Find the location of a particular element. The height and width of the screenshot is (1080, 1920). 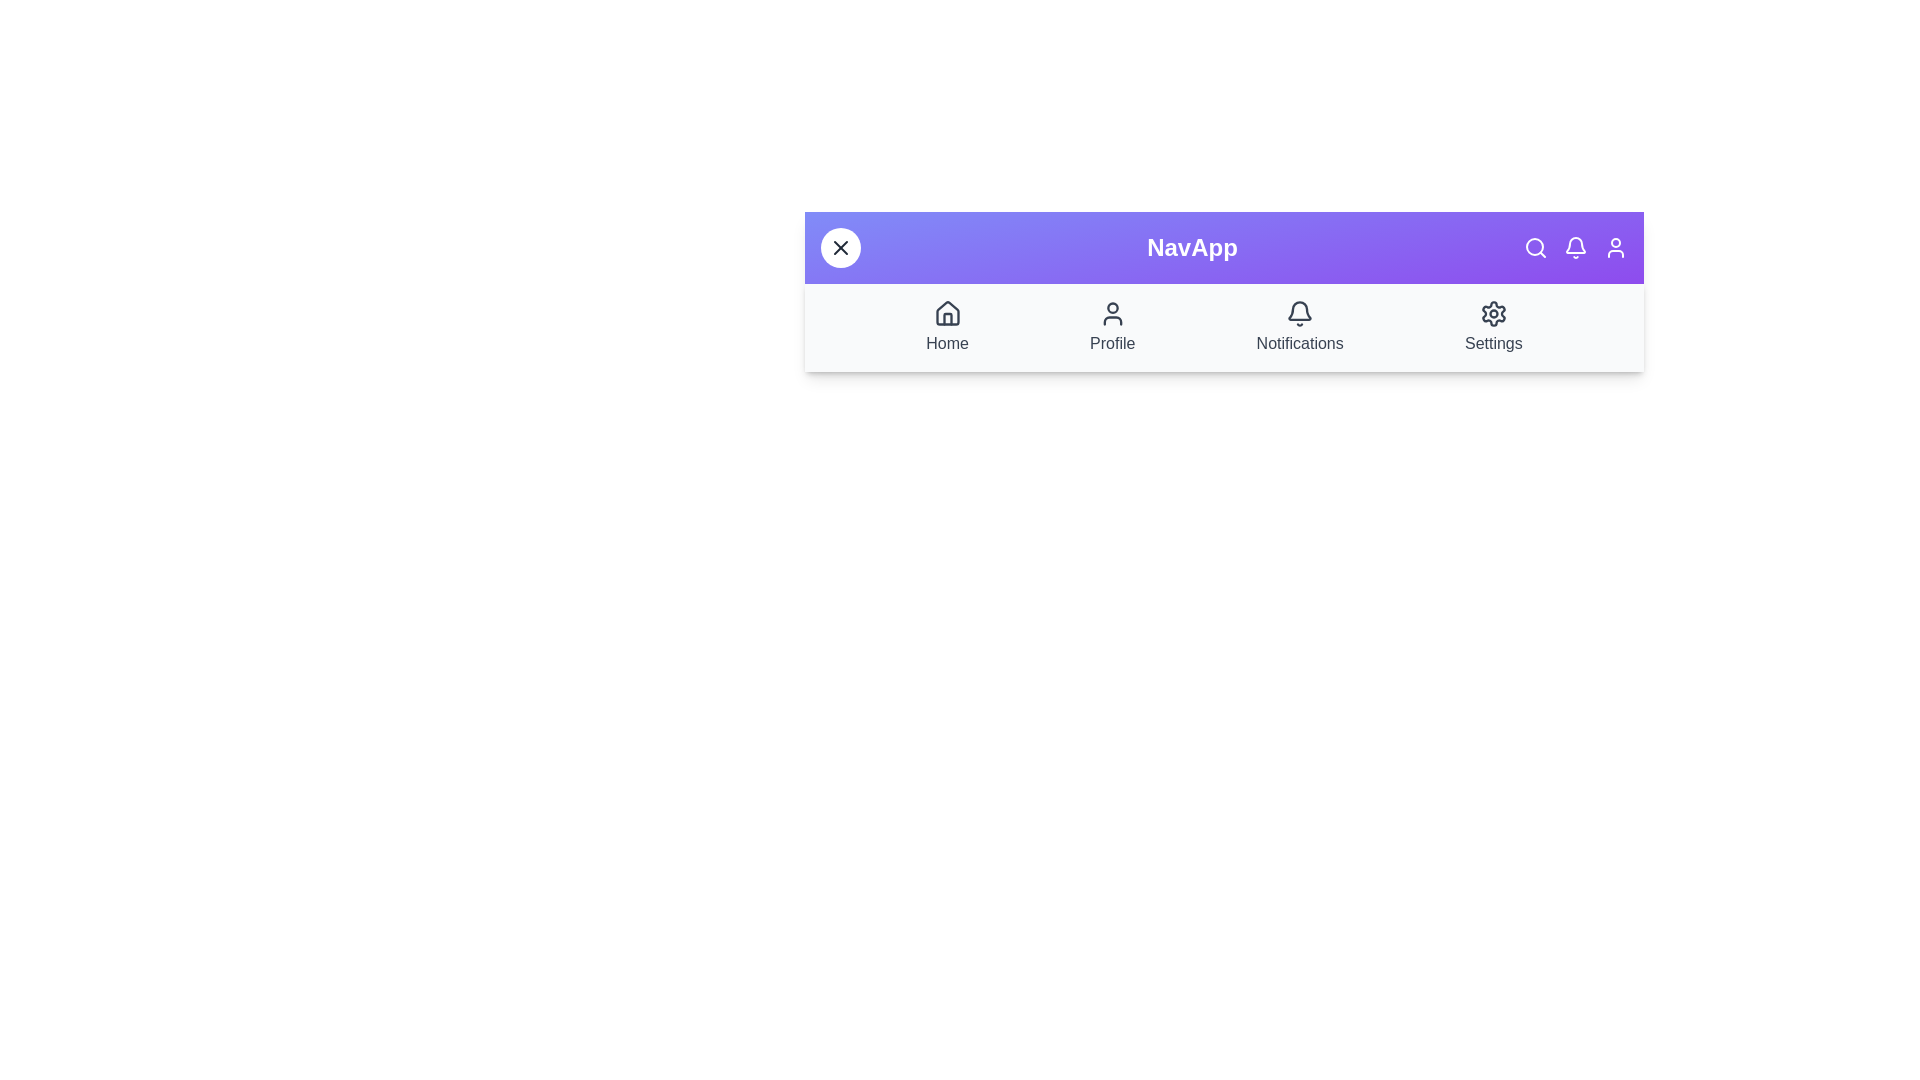

the Settings navigation button is located at coordinates (1493, 326).